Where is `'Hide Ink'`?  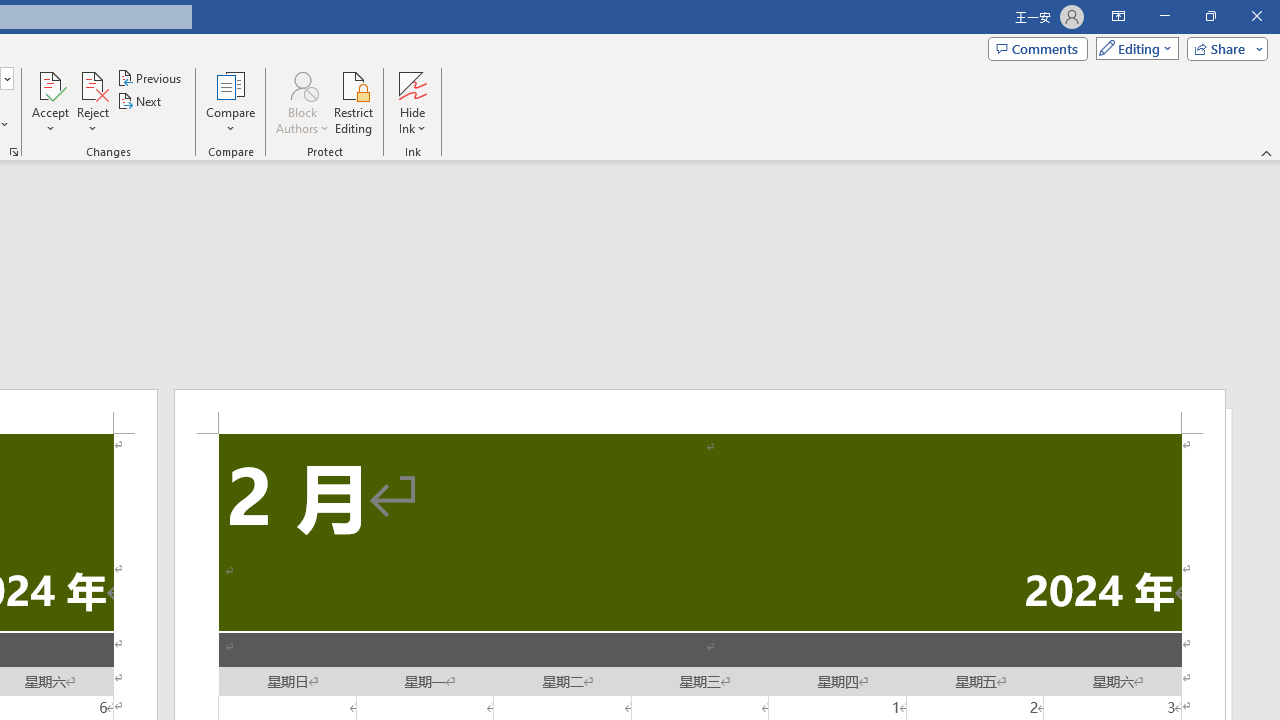 'Hide Ink' is located at coordinates (411, 103).